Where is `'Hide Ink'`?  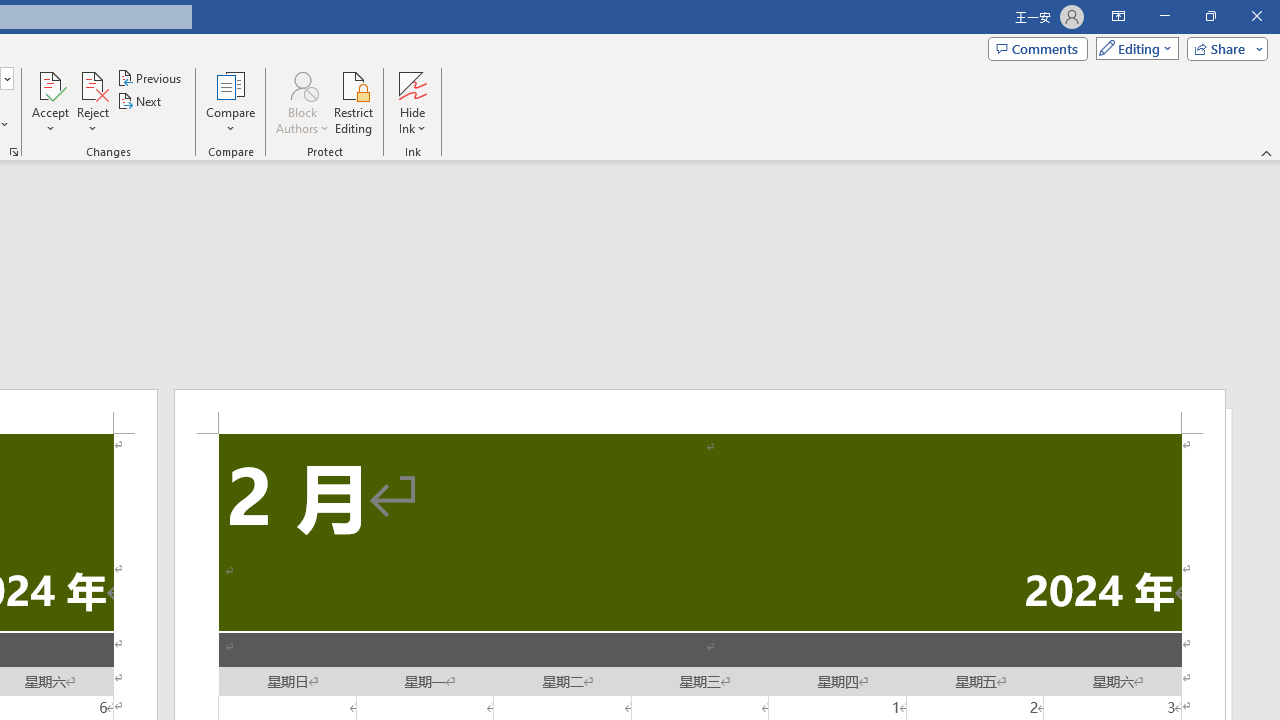 'Hide Ink' is located at coordinates (411, 103).